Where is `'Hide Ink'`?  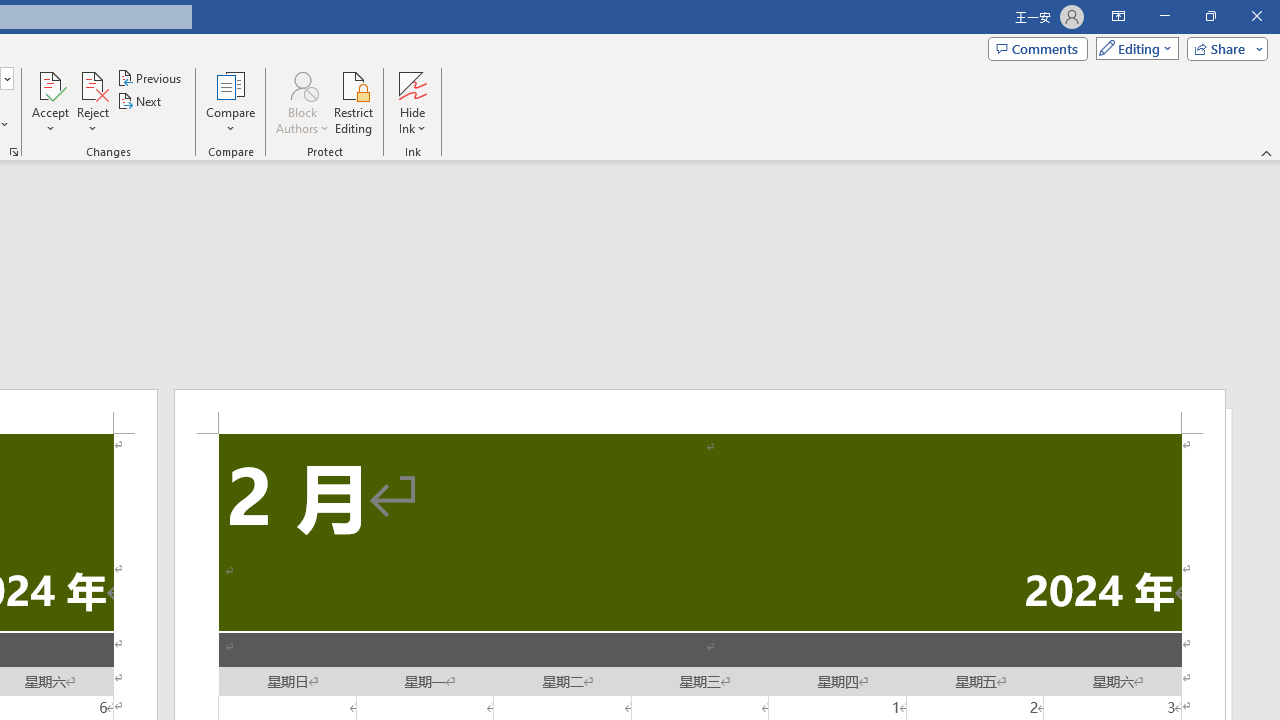 'Hide Ink' is located at coordinates (411, 103).